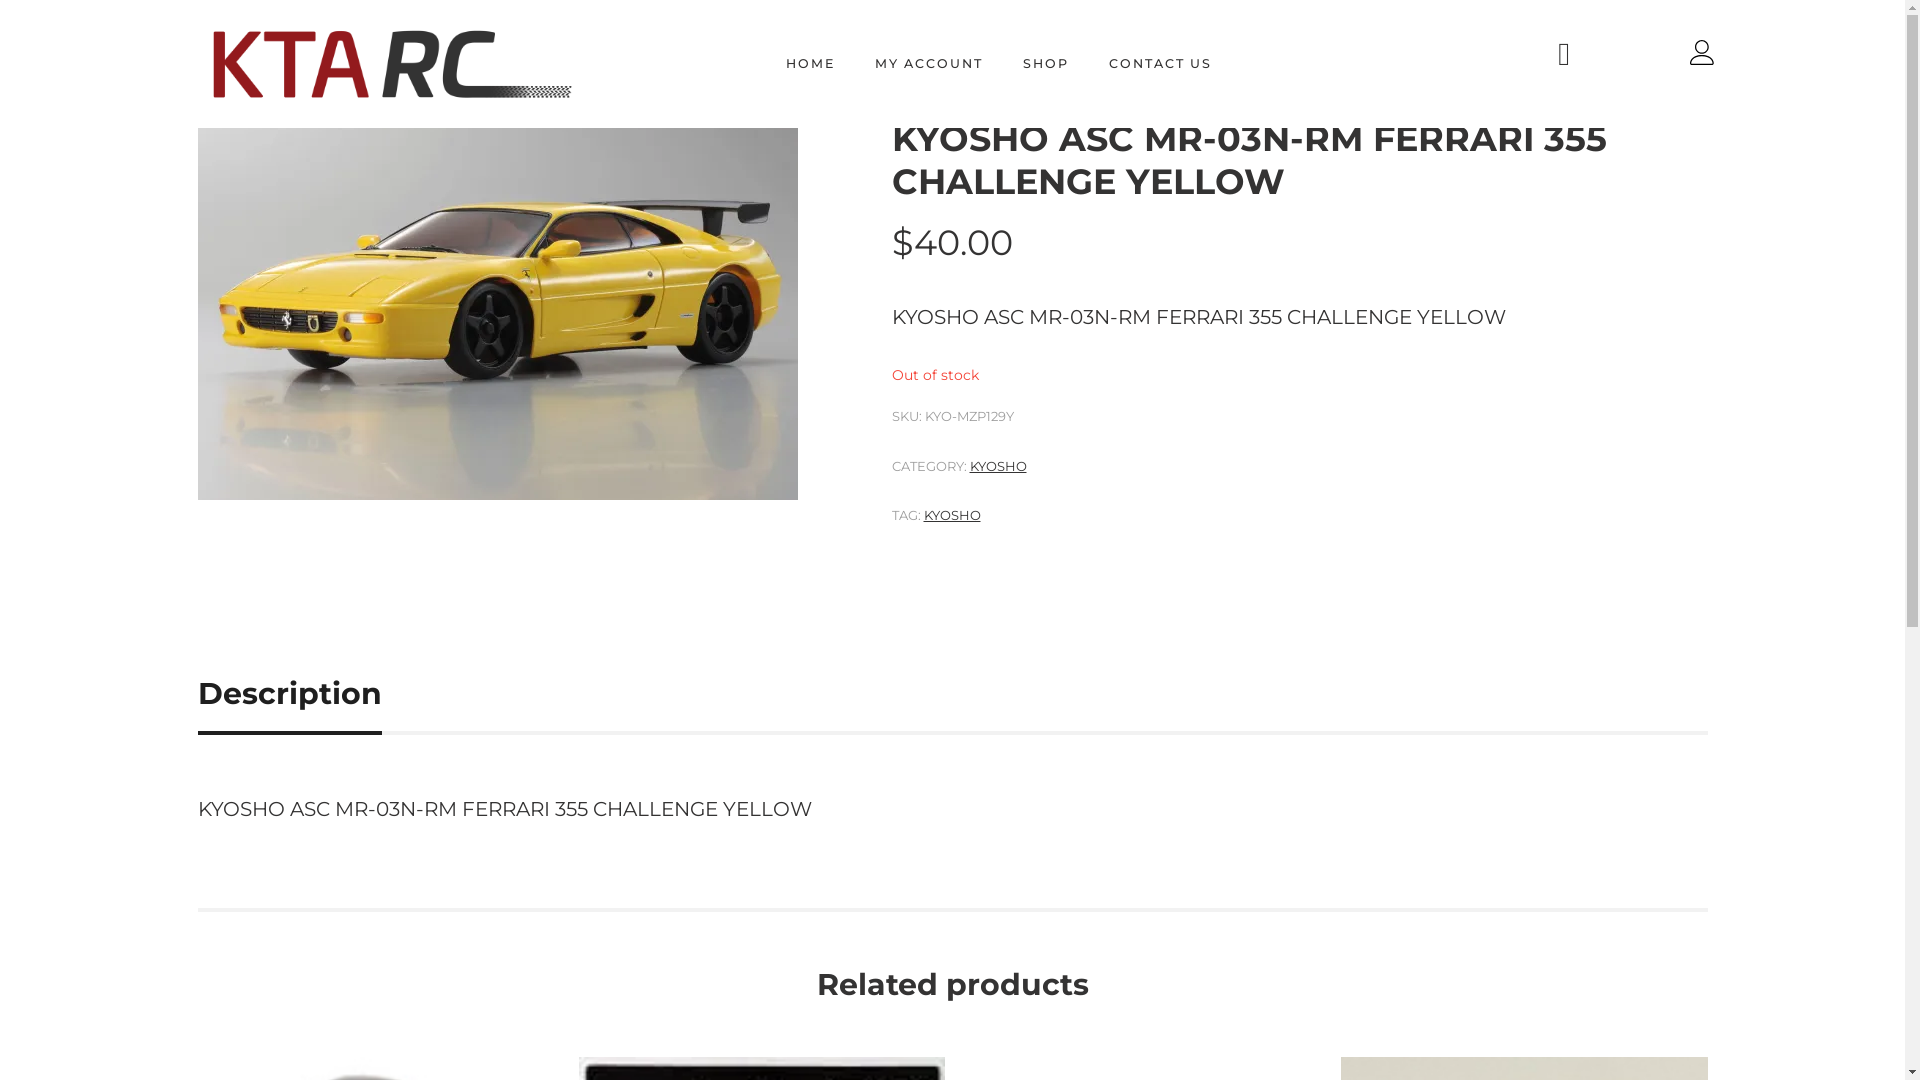  Describe the element at coordinates (1563, 53) in the screenshot. I see `'facebook'` at that location.